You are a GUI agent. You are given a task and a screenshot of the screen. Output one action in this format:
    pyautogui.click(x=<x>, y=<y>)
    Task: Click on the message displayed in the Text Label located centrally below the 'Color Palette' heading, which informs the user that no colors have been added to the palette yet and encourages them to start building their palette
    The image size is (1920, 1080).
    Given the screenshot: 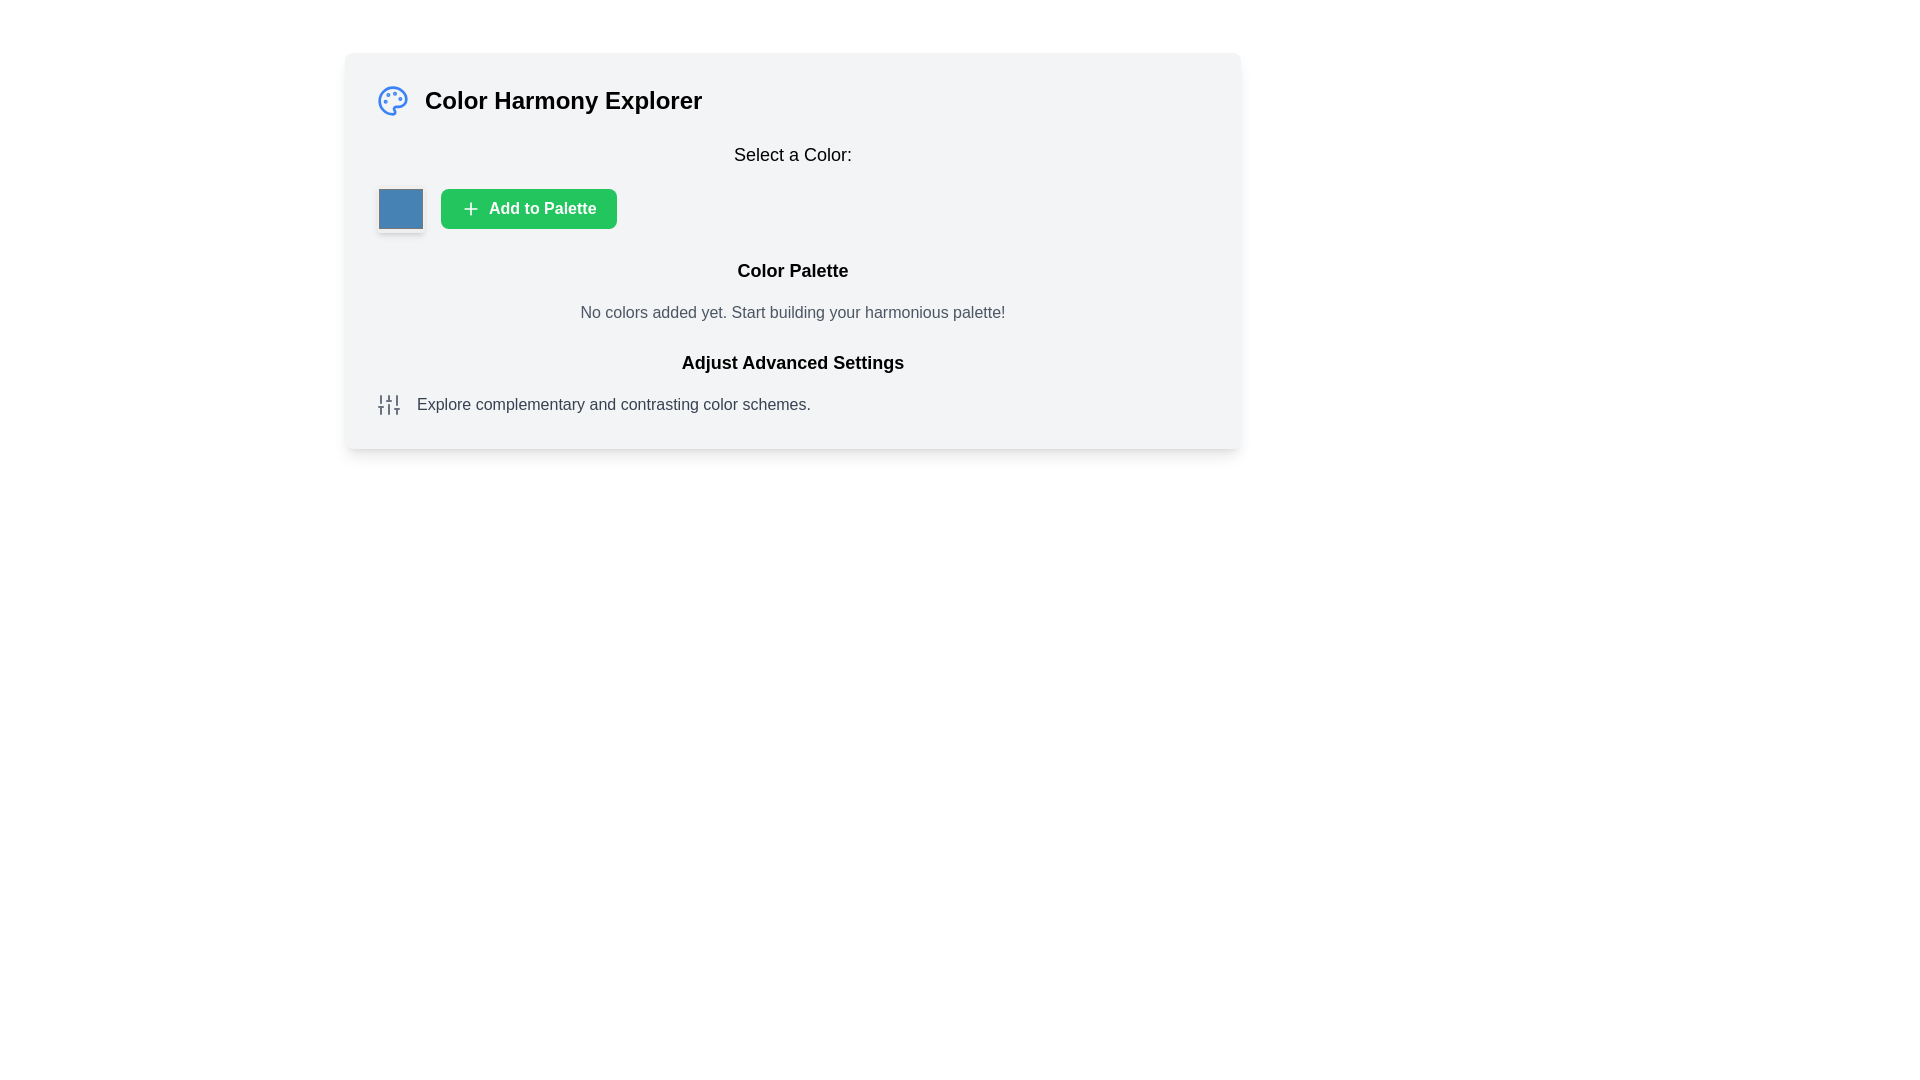 What is the action you would take?
    pyautogui.click(x=791, y=312)
    